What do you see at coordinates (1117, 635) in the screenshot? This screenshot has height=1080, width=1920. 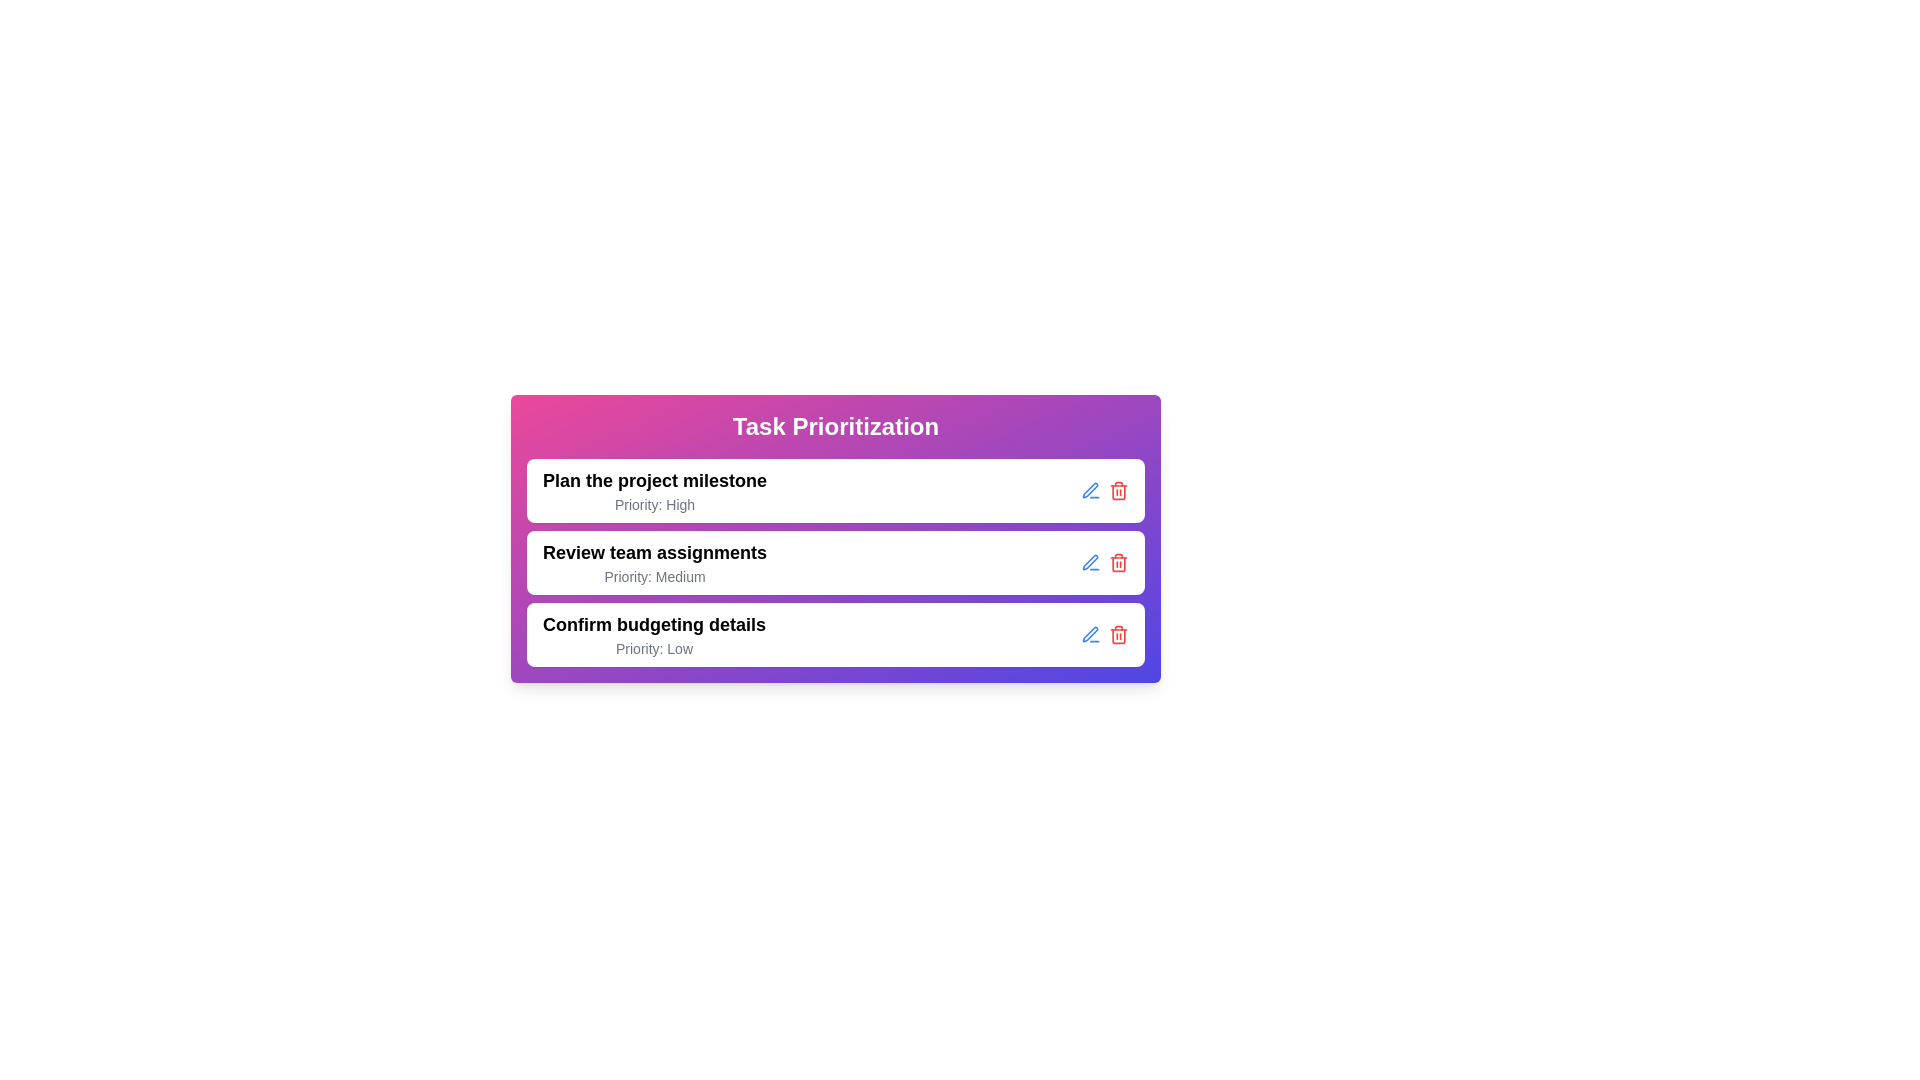 I see `the delete button with a trash can icon, located at the far right of the row for the task titled 'Confirm budgeting details'` at bounding box center [1117, 635].